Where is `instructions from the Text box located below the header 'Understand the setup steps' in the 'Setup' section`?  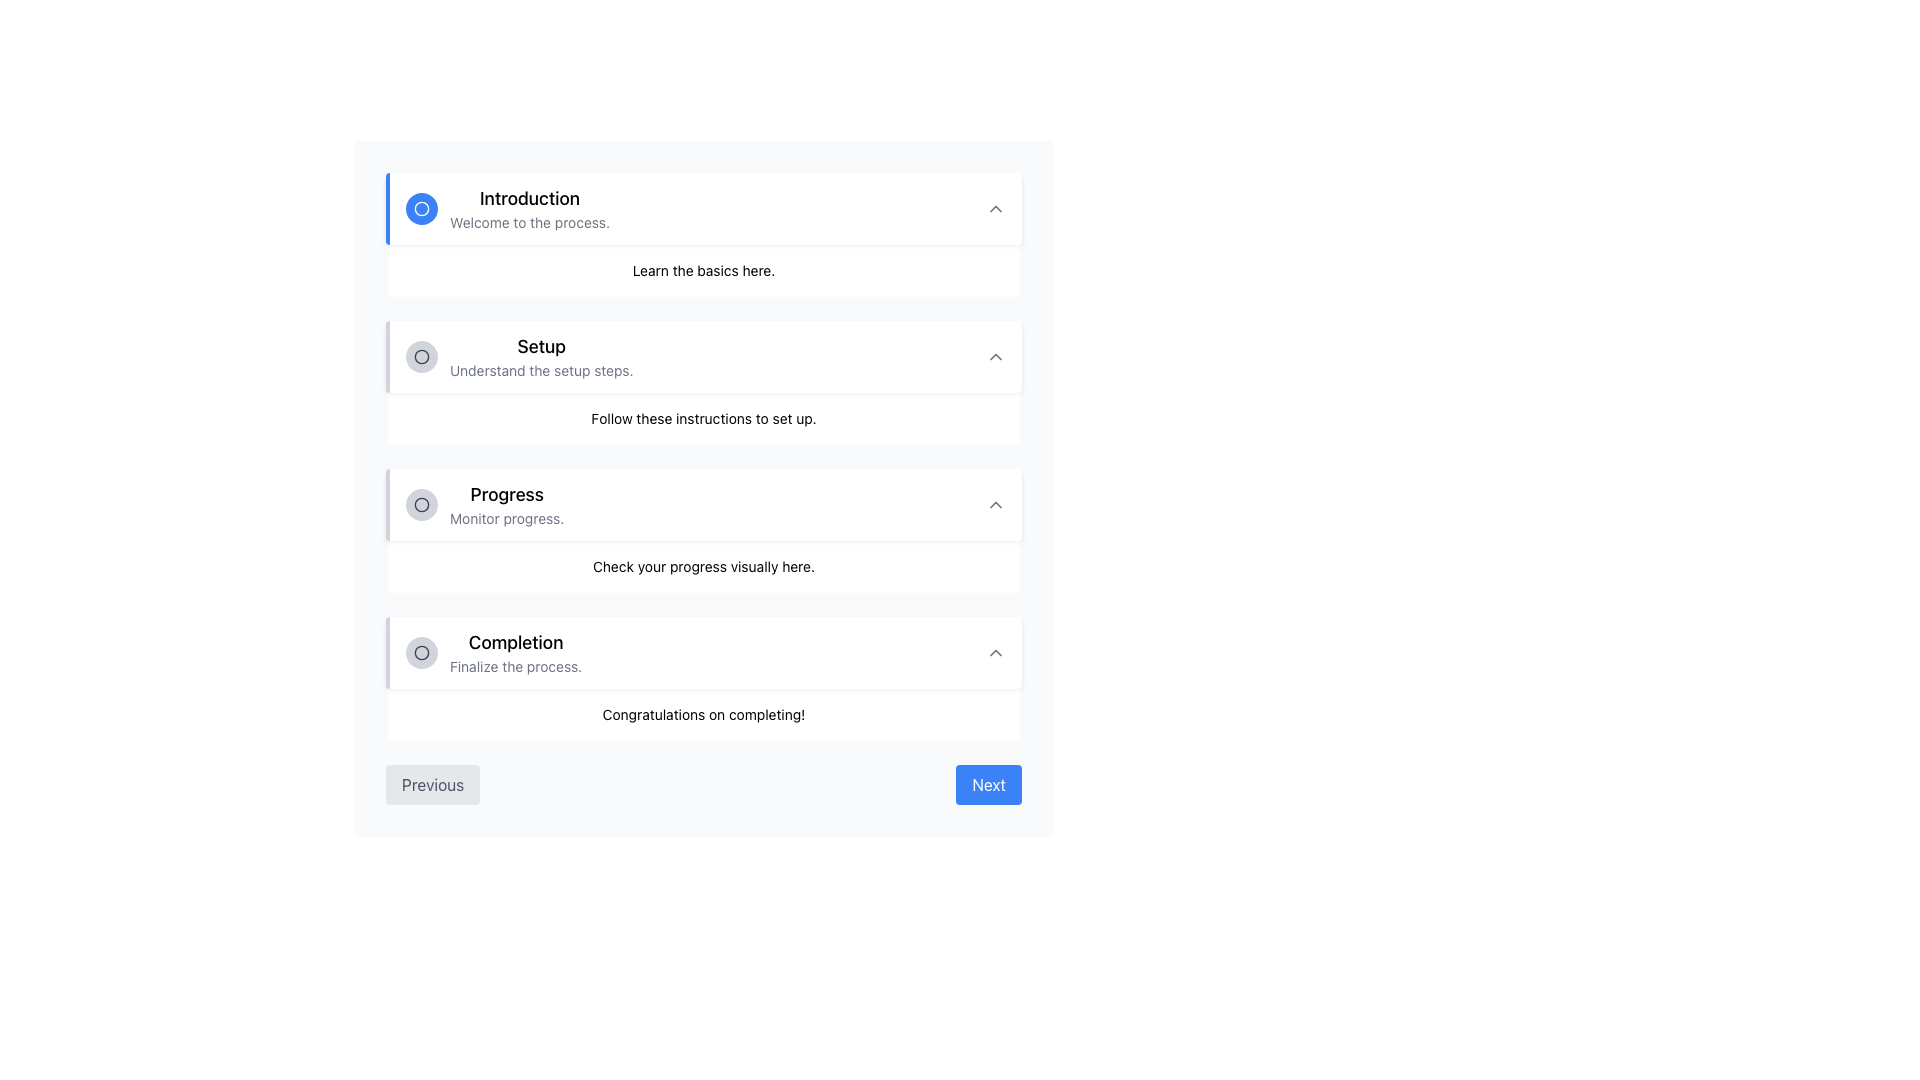 instructions from the Text box located below the header 'Understand the setup steps' in the 'Setup' section is located at coordinates (704, 418).